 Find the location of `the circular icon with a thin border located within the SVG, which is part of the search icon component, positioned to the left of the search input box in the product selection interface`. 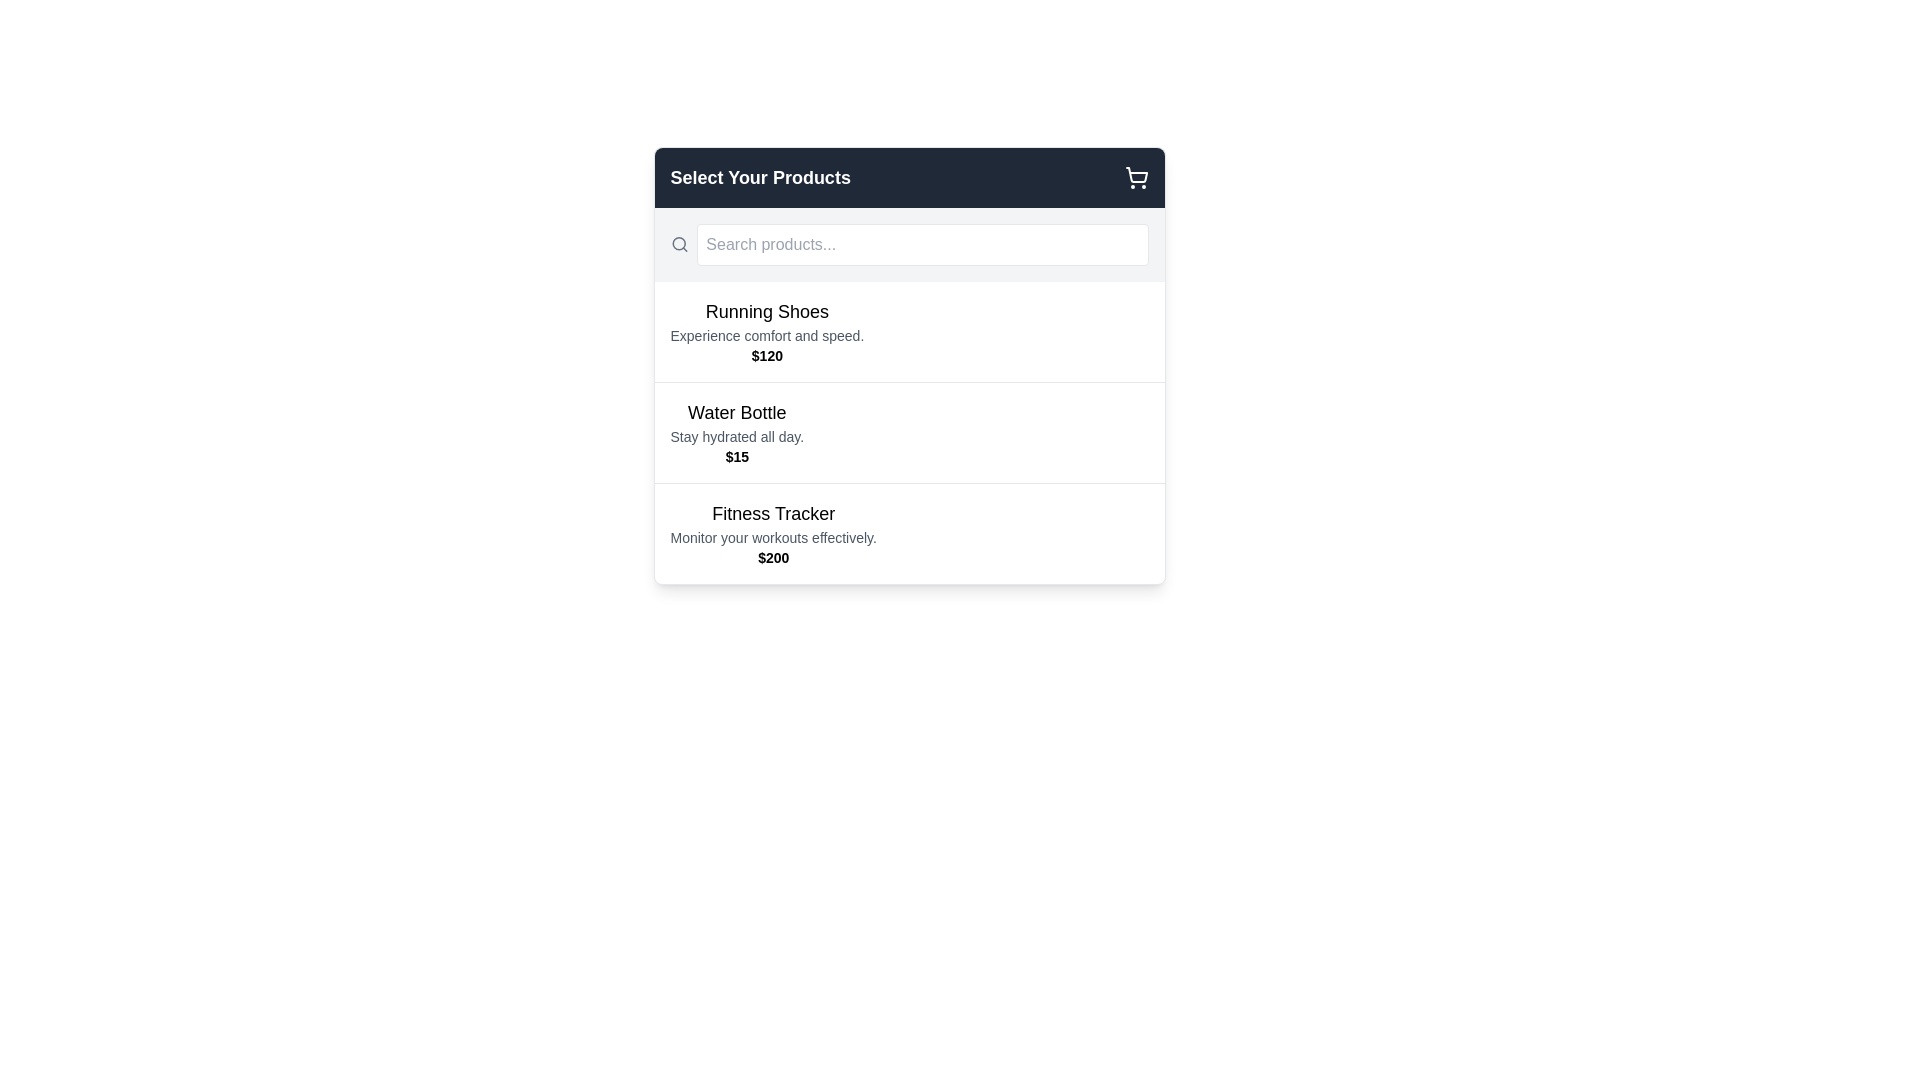

the circular icon with a thin border located within the SVG, which is part of the search icon component, positioned to the left of the search input box in the product selection interface is located at coordinates (679, 243).